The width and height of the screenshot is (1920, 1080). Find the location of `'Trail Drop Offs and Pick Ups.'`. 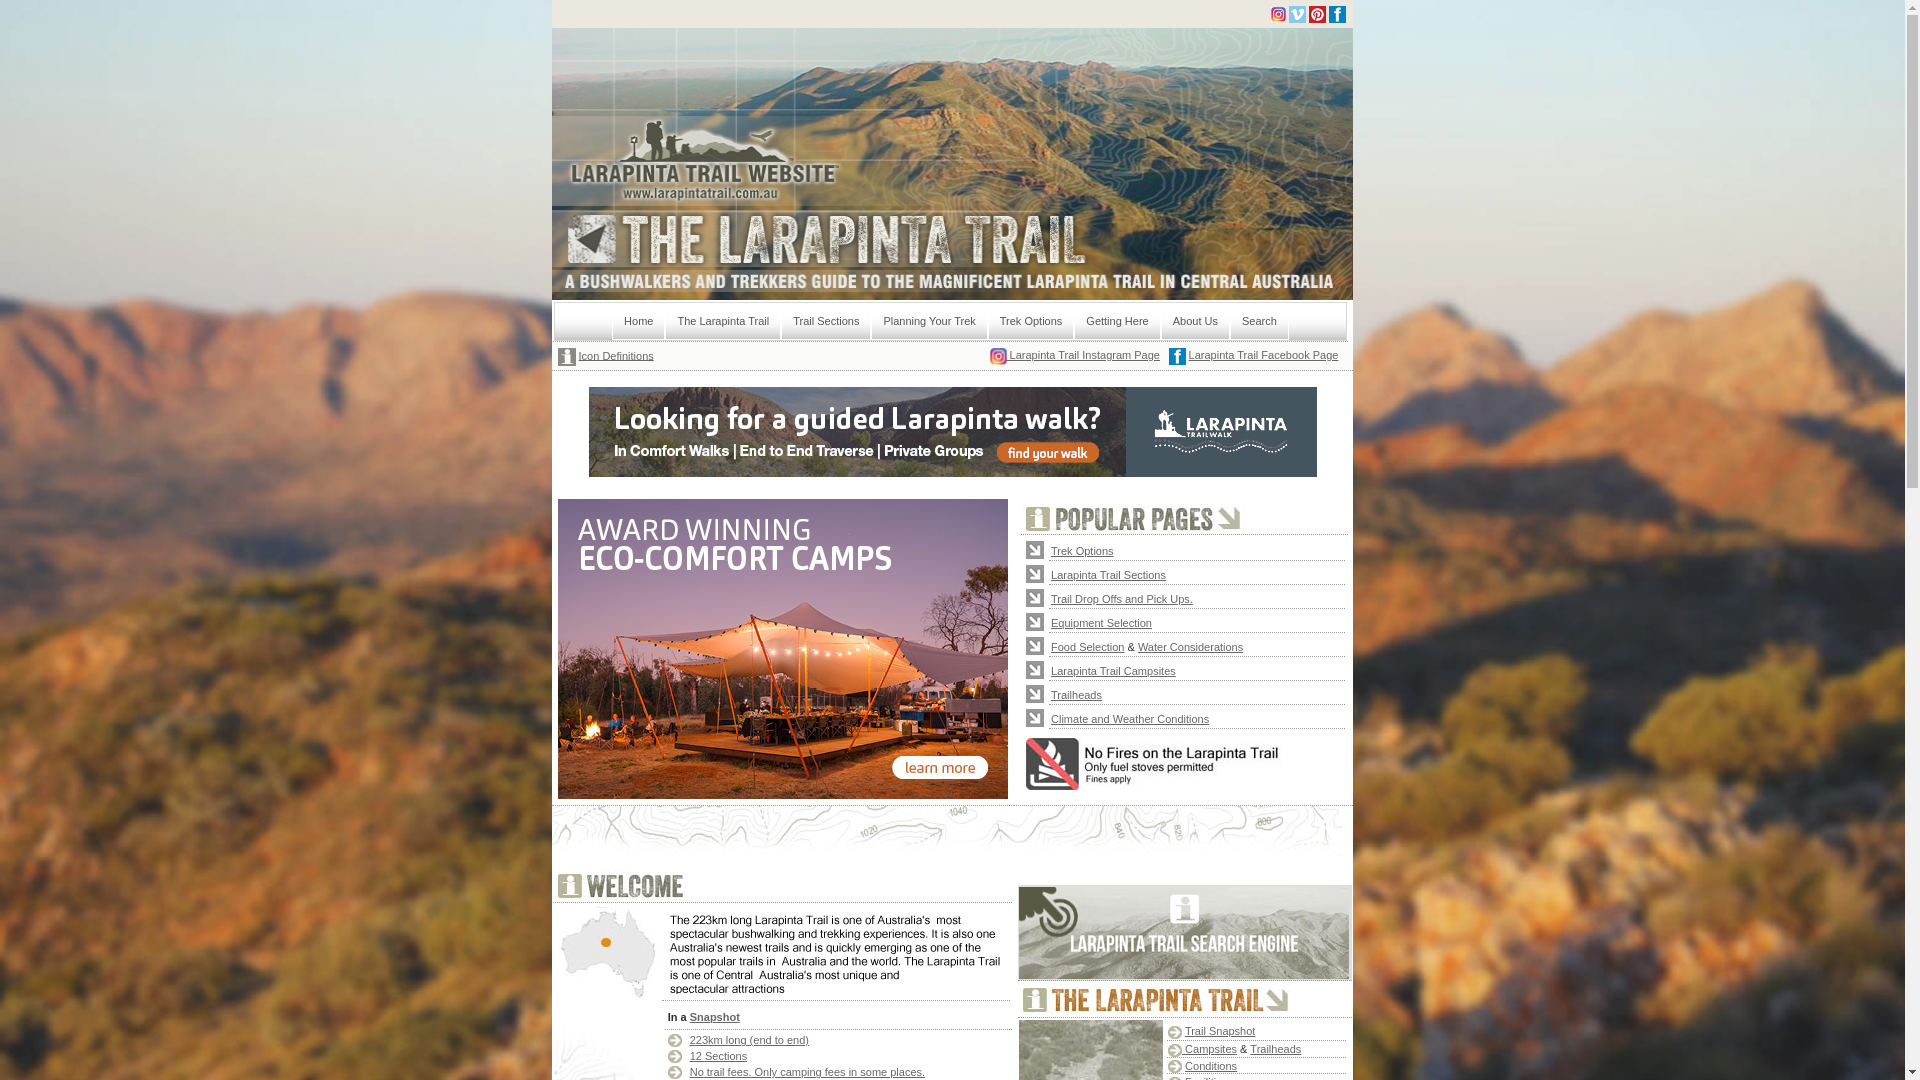

'Trail Drop Offs and Pick Ups.' is located at coordinates (1050, 596).